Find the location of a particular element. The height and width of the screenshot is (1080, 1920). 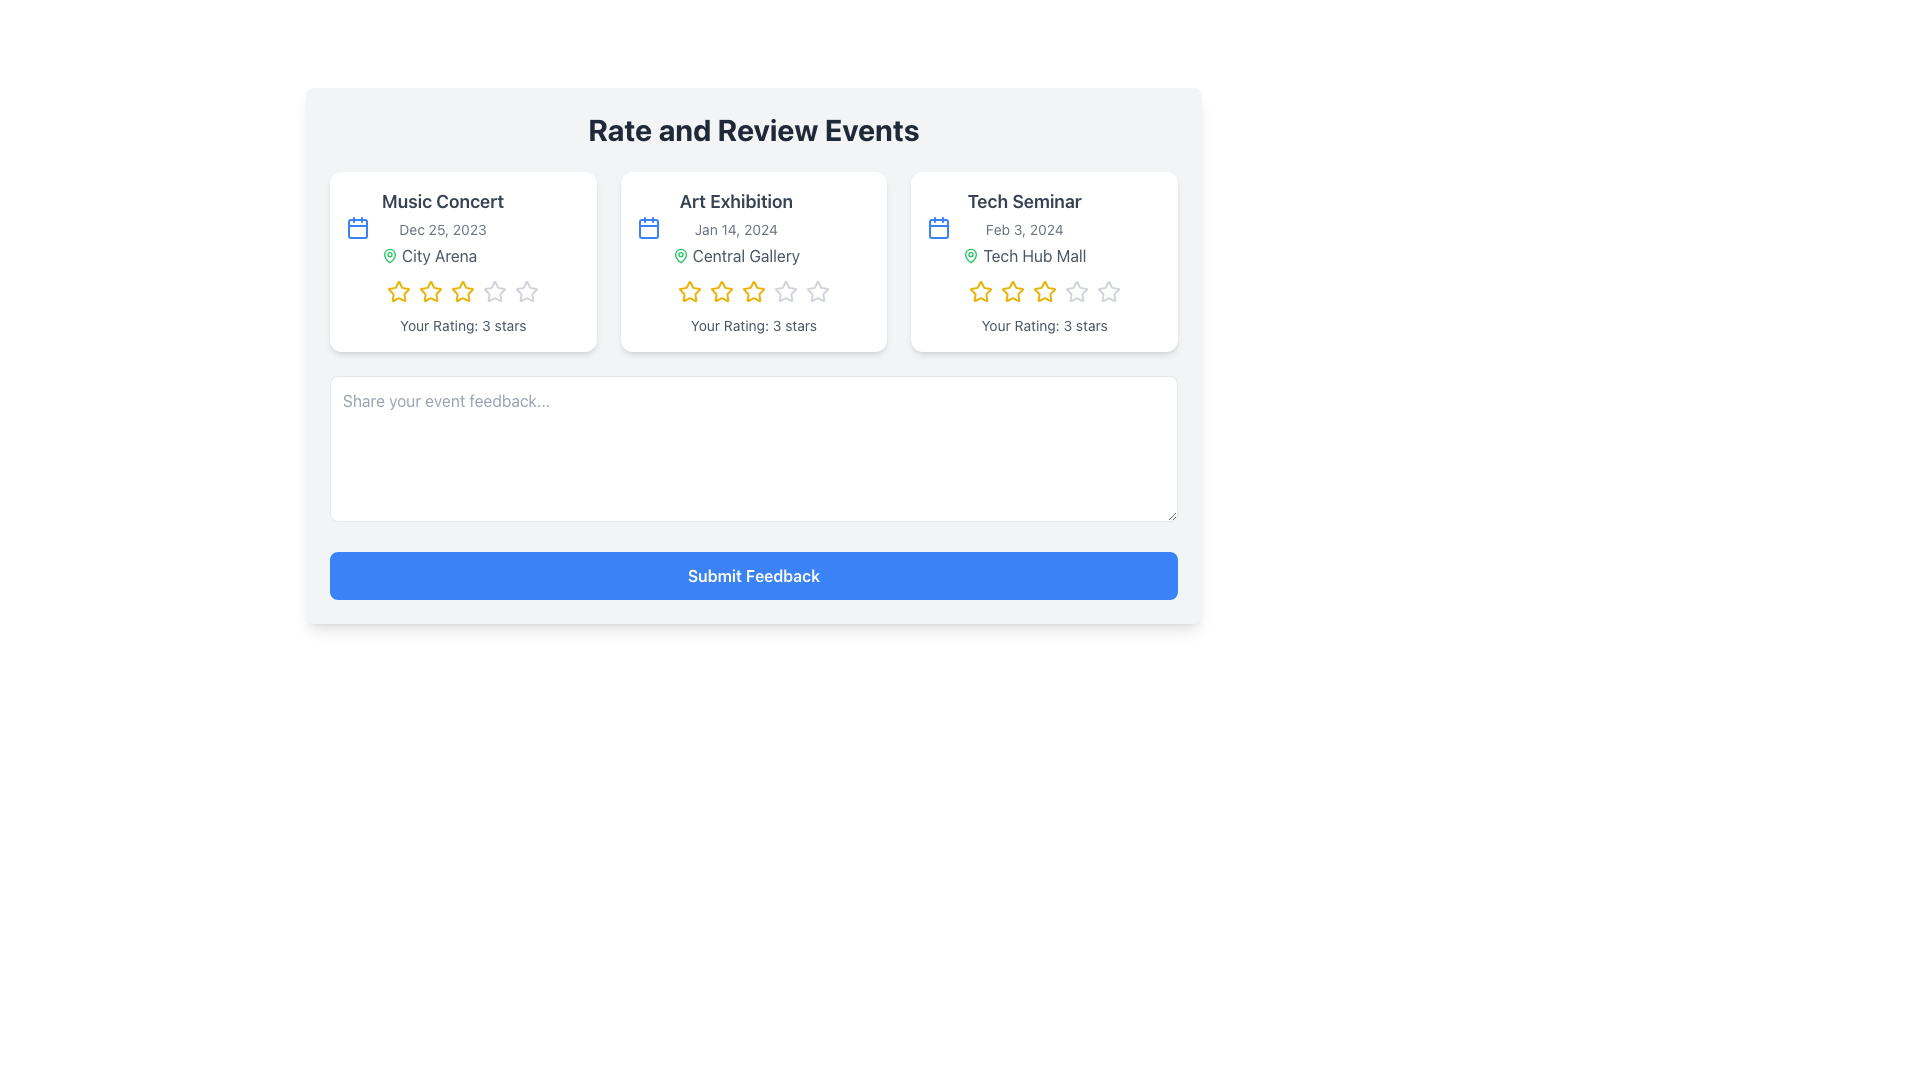

the rectangular icon component within the calendar icon located in the top-left corner of the 'Tech Seminar' event card is located at coordinates (938, 227).